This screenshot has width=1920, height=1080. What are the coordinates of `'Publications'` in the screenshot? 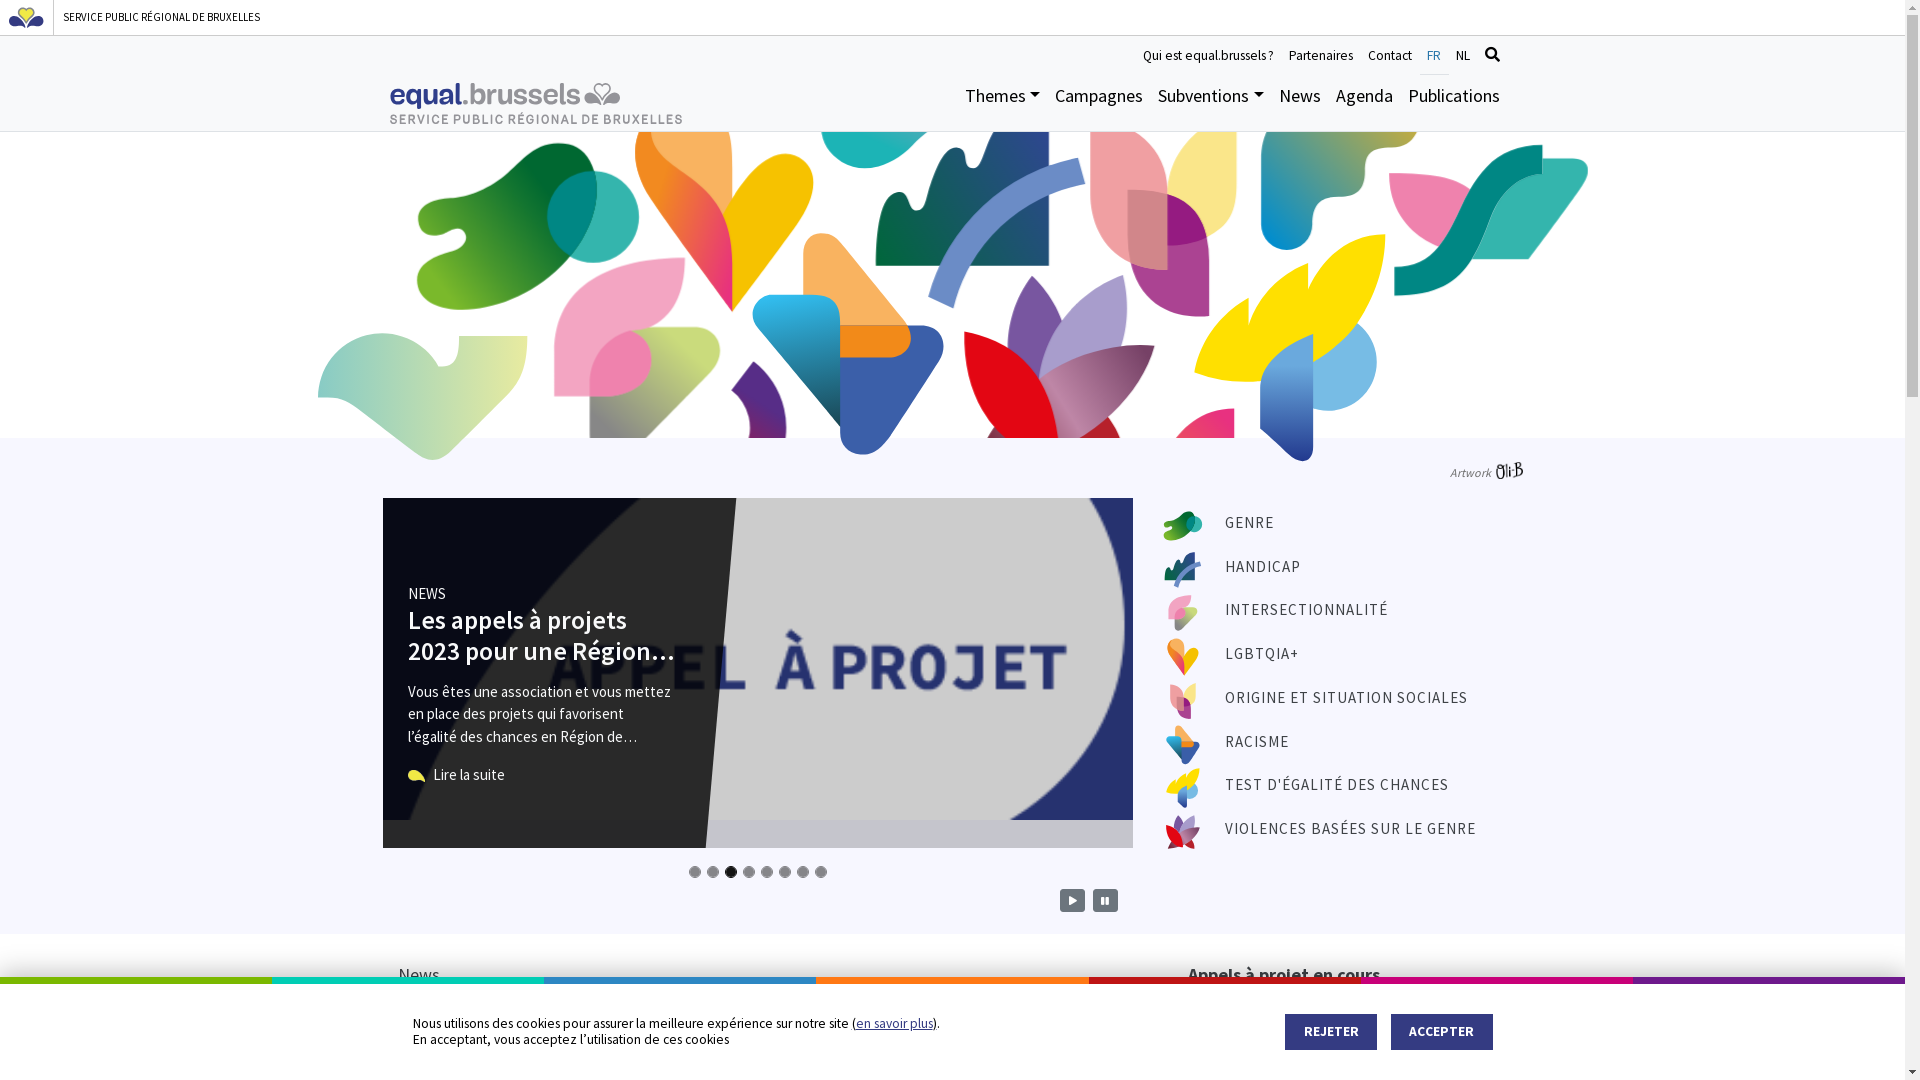 It's located at (1453, 102).